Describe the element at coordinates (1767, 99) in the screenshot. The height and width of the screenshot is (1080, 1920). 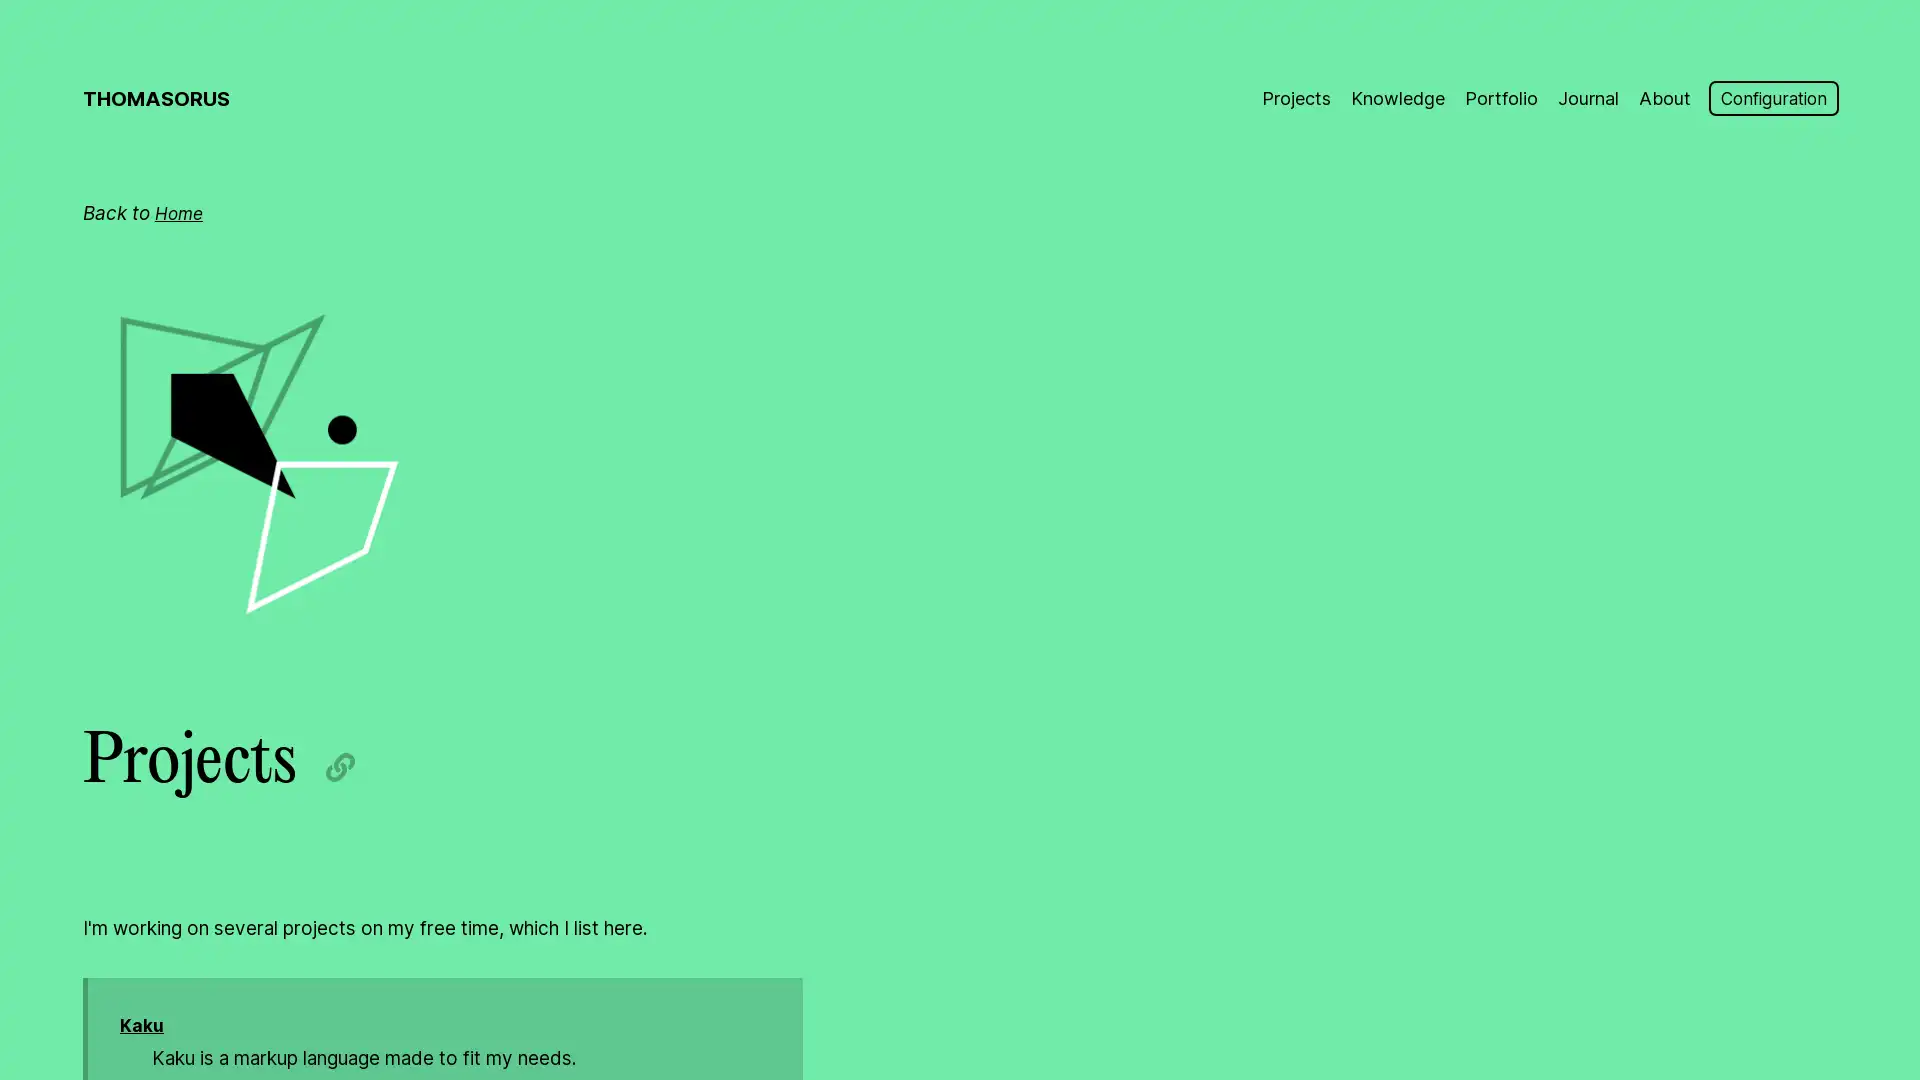
I see `Configuration` at that location.